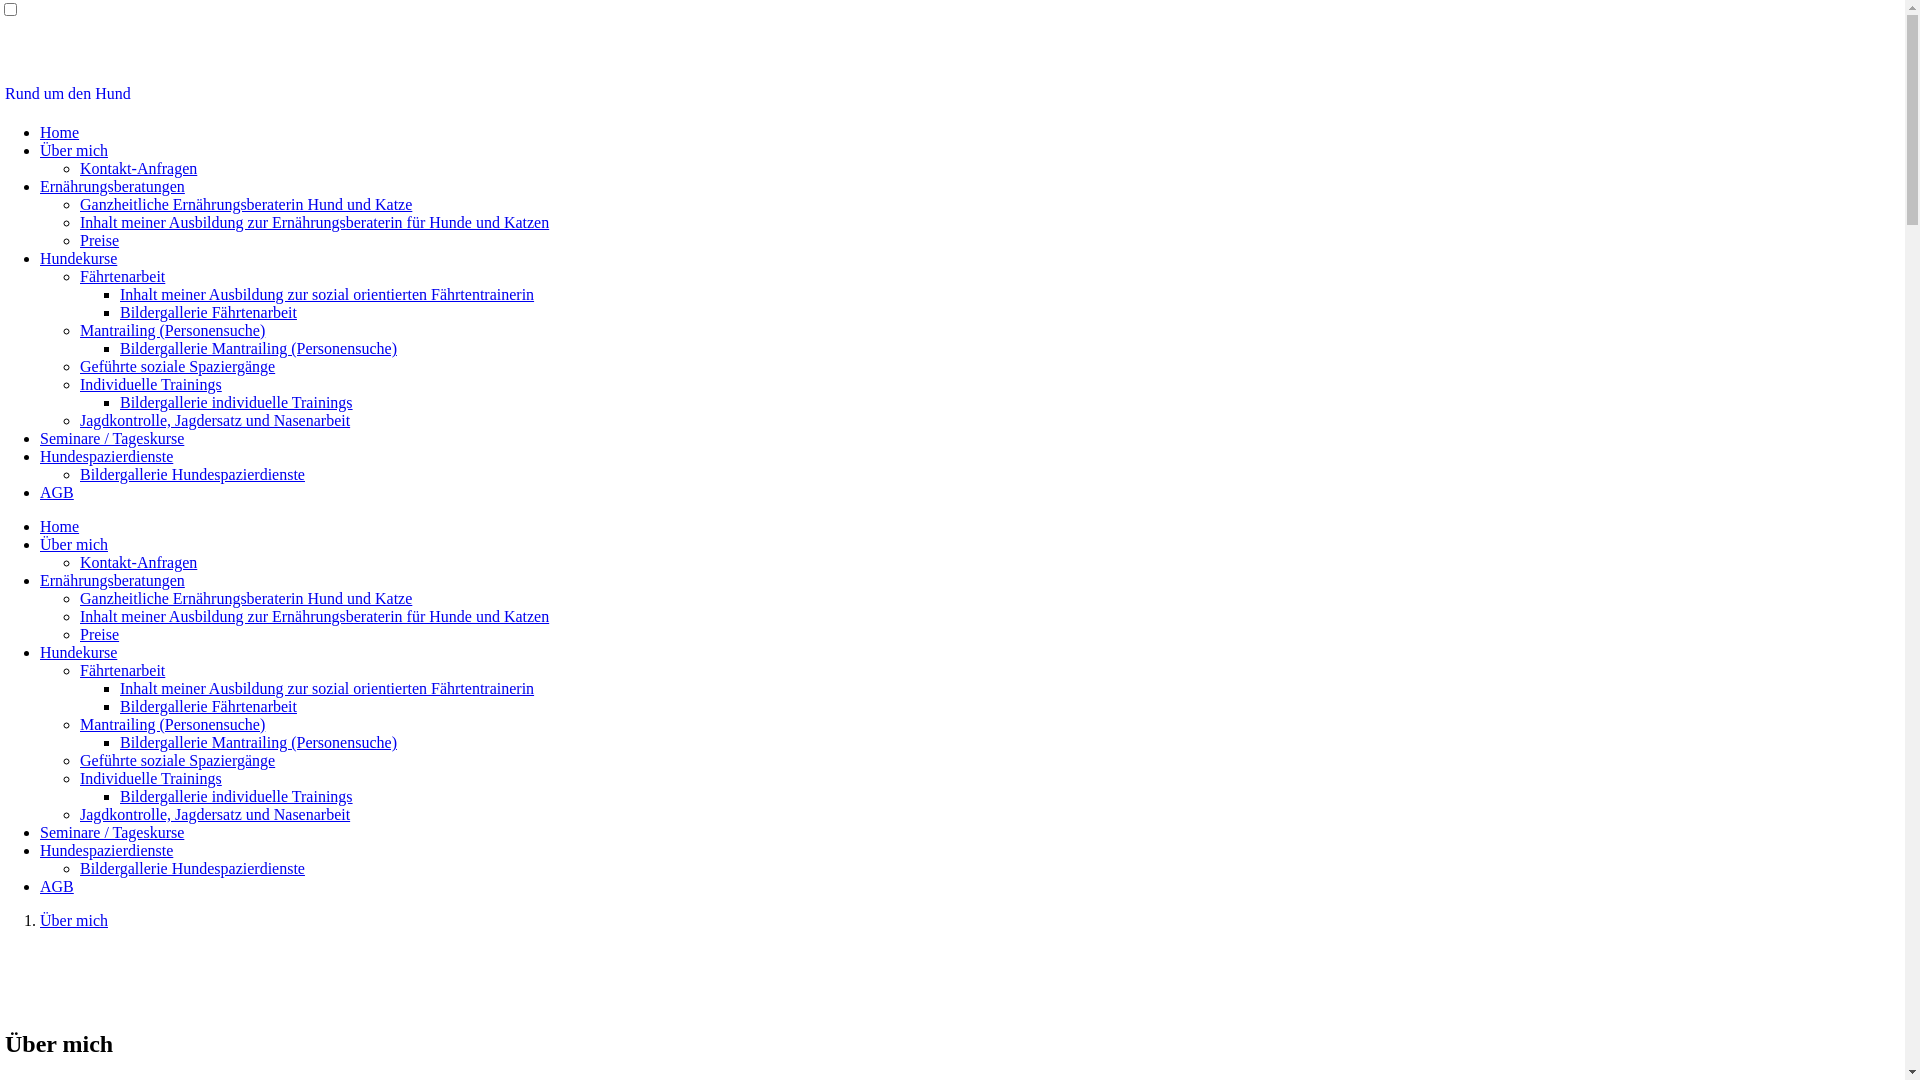 The image size is (1920, 1080). I want to click on 'Bildergallerie Hundespazierdienste', so click(192, 474).